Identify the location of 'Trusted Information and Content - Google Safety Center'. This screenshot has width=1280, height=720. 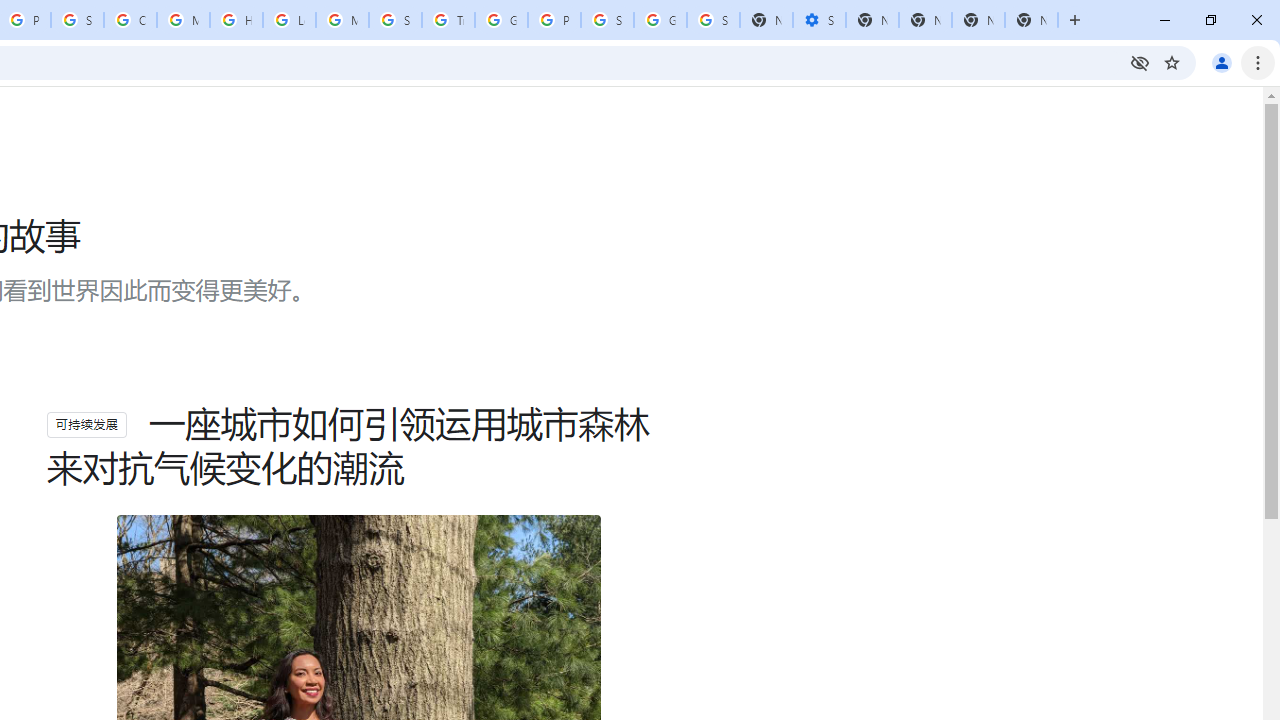
(447, 20).